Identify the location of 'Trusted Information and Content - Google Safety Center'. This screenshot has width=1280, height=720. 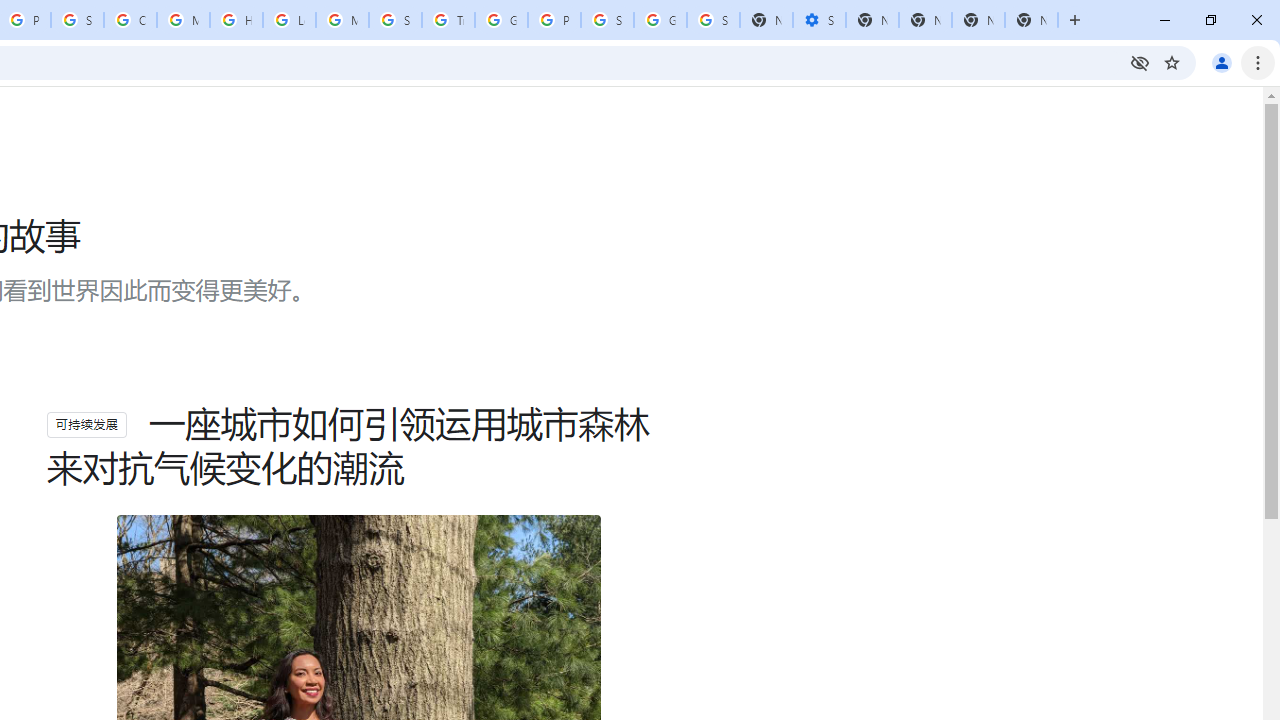
(447, 20).